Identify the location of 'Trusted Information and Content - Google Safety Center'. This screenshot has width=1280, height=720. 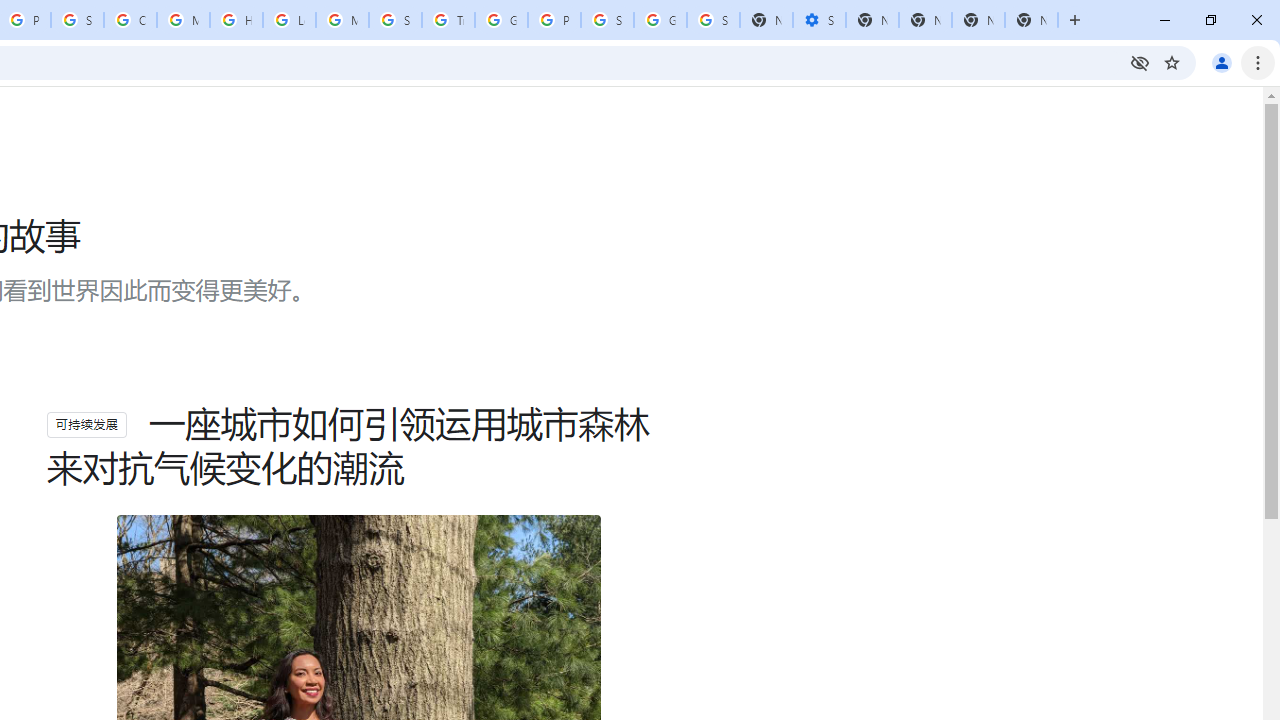
(447, 20).